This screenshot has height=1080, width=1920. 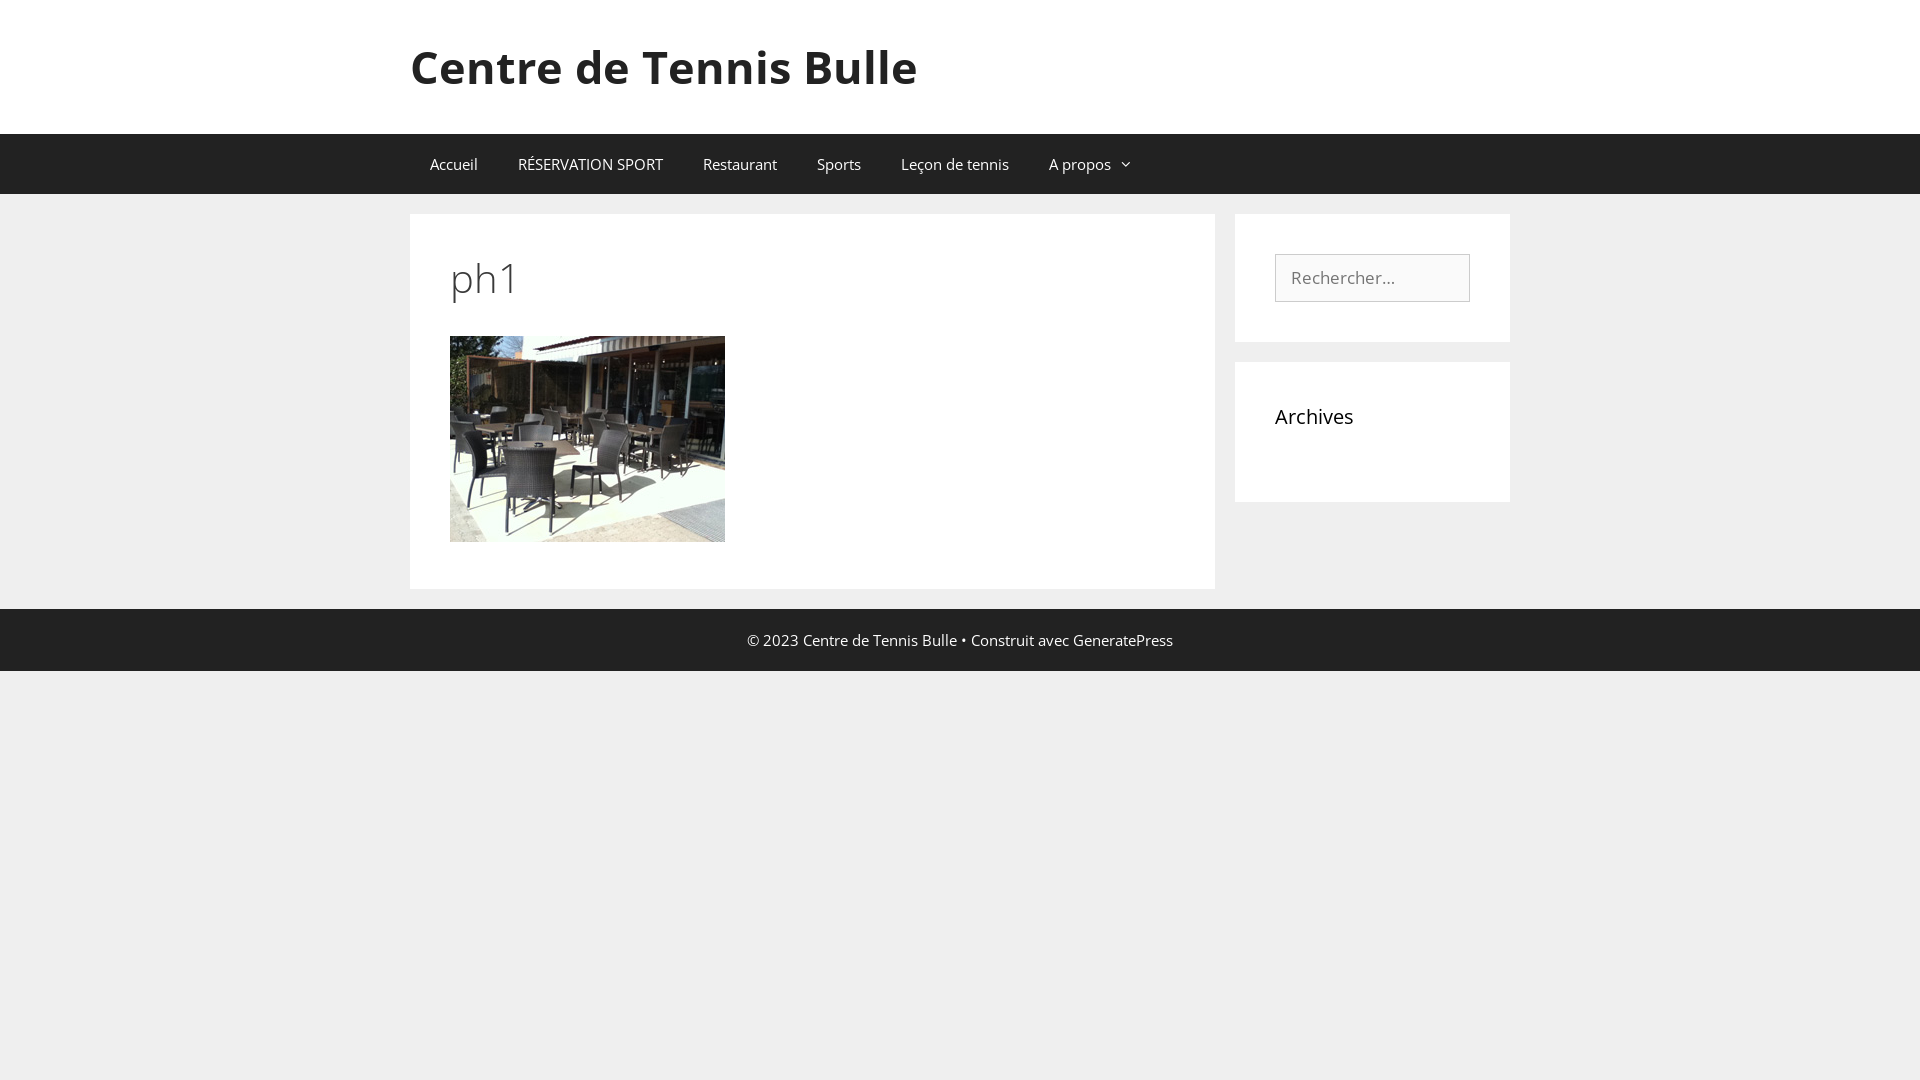 What do you see at coordinates (408, 65) in the screenshot?
I see `'Centre de Tennis Bulle'` at bounding box center [408, 65].